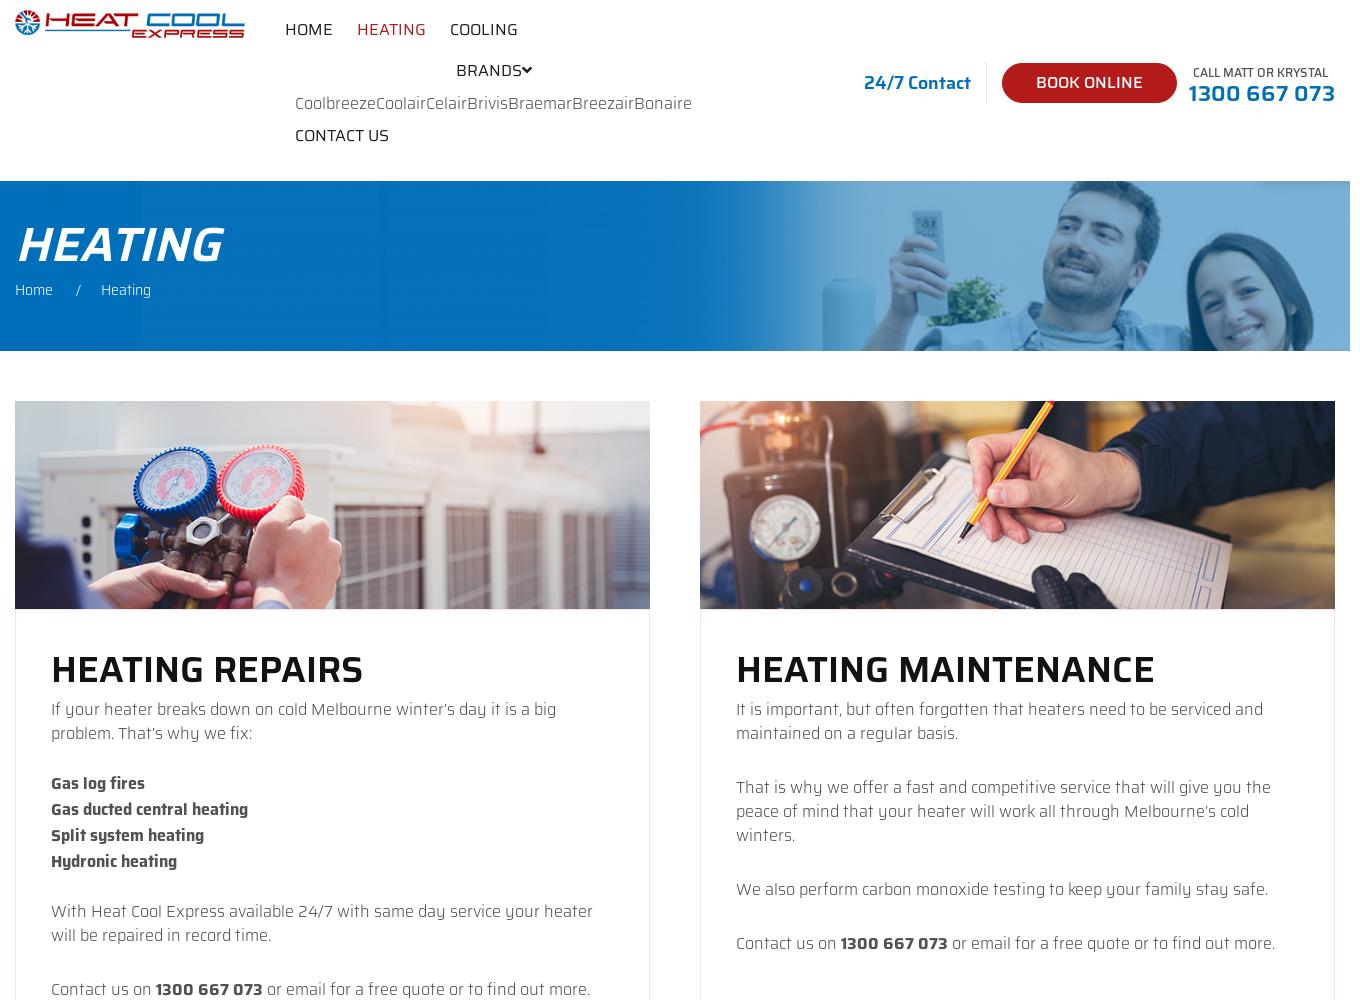 Image resolution: width=1360 pixels, height=1000 pixels. Describe the element at coordinates (998, 720) in the screenshot. I see `'It is important, but often forgotten that heaters need to be serviced and maintained on a regular basis.'` at that location.